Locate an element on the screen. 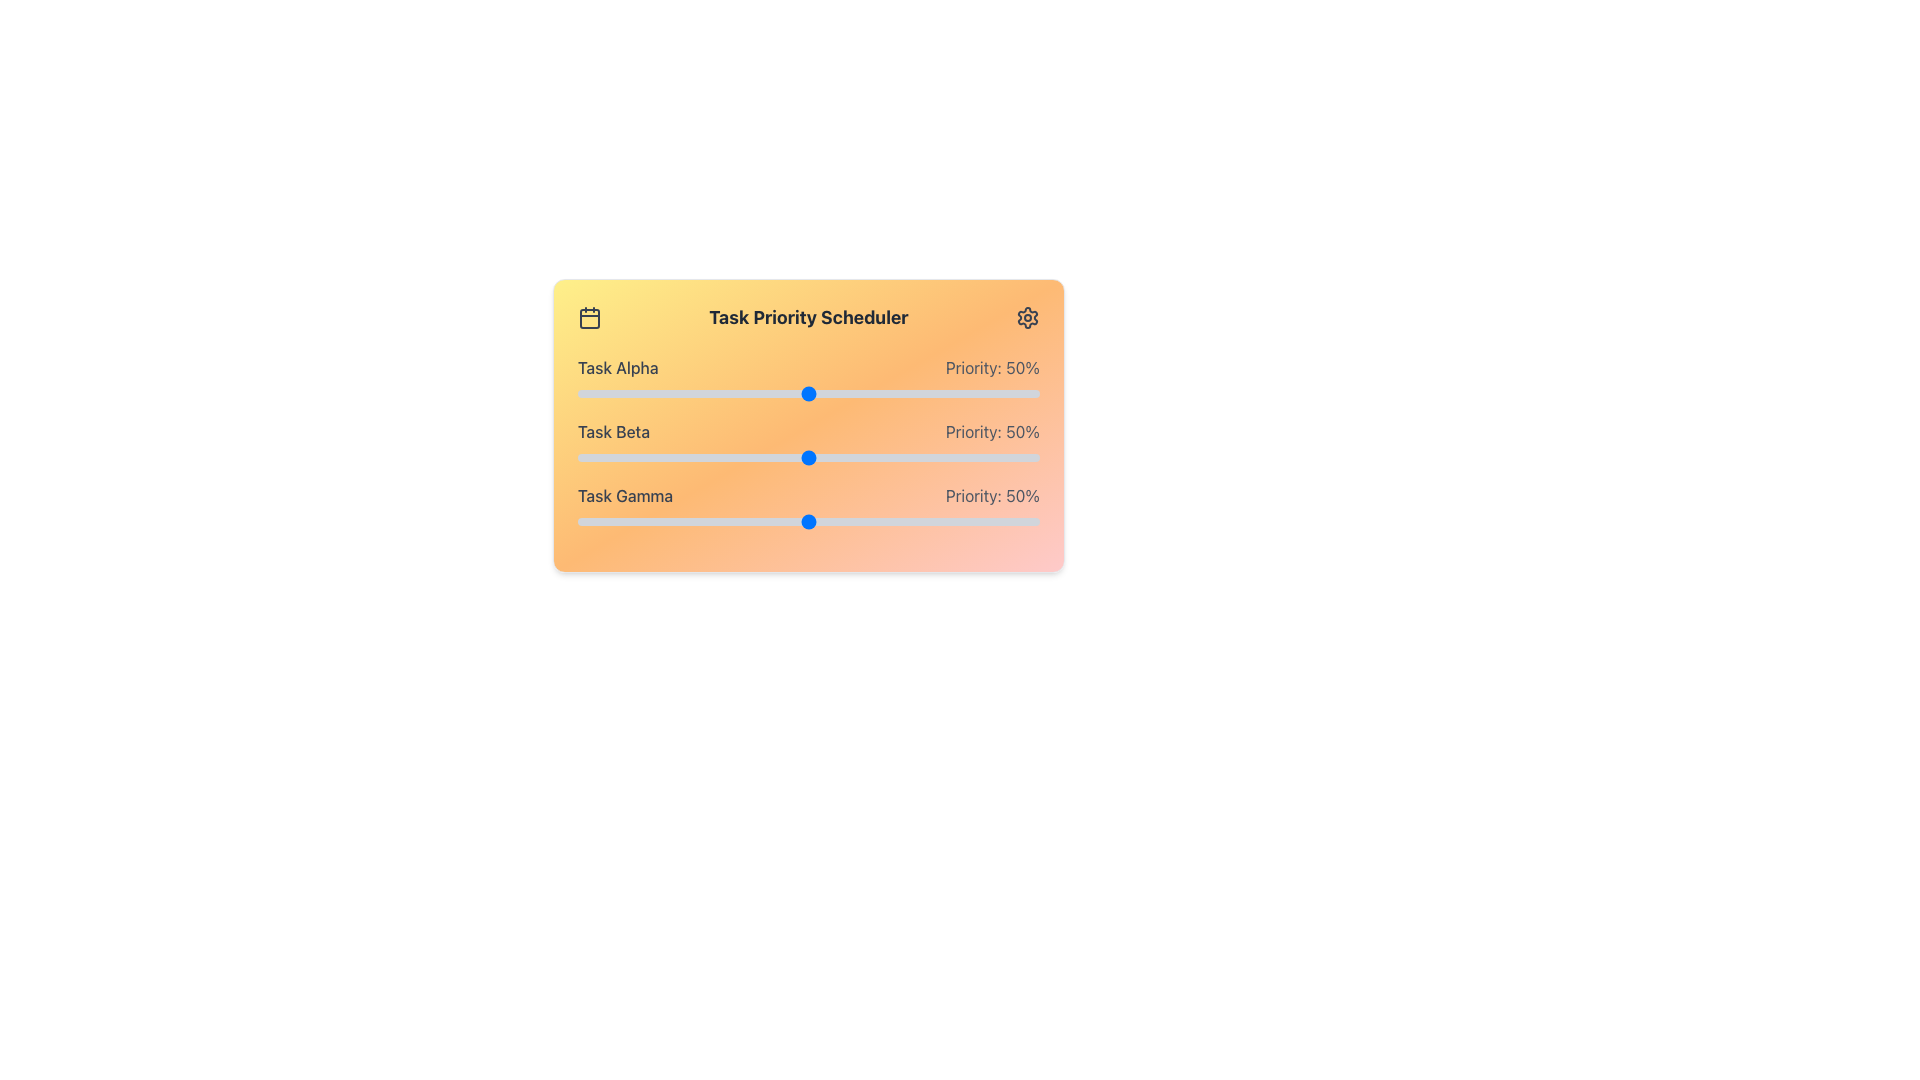 This screenshot has height=1080, width=1920. the slider of the Composite component labeled 'Task Beta Priority: 50%' is located at coordinates (809, 442).